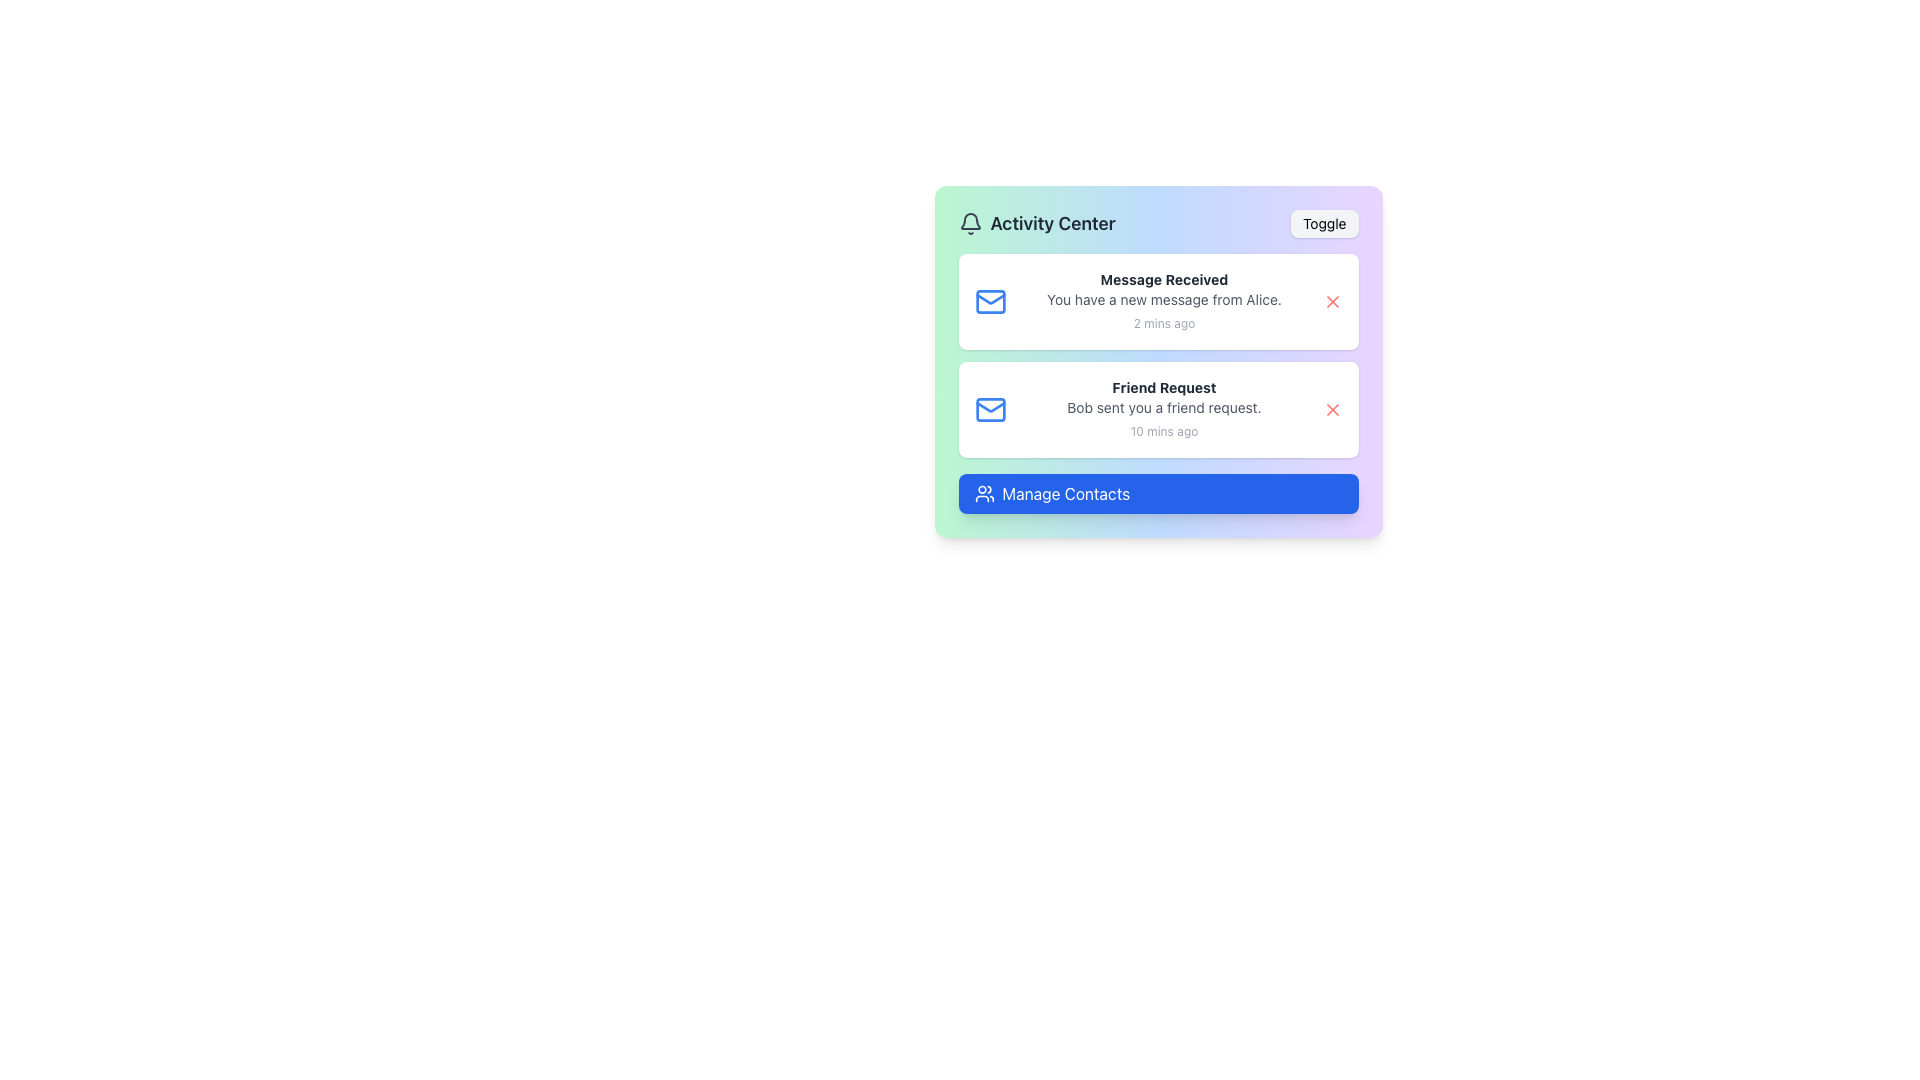 The width and height of the screenshot is (1920, 1080). I want to click on the close icon represented as an 'X' shape located in the top notification card of the 'Activity Center' interface, so click(1332, 301).